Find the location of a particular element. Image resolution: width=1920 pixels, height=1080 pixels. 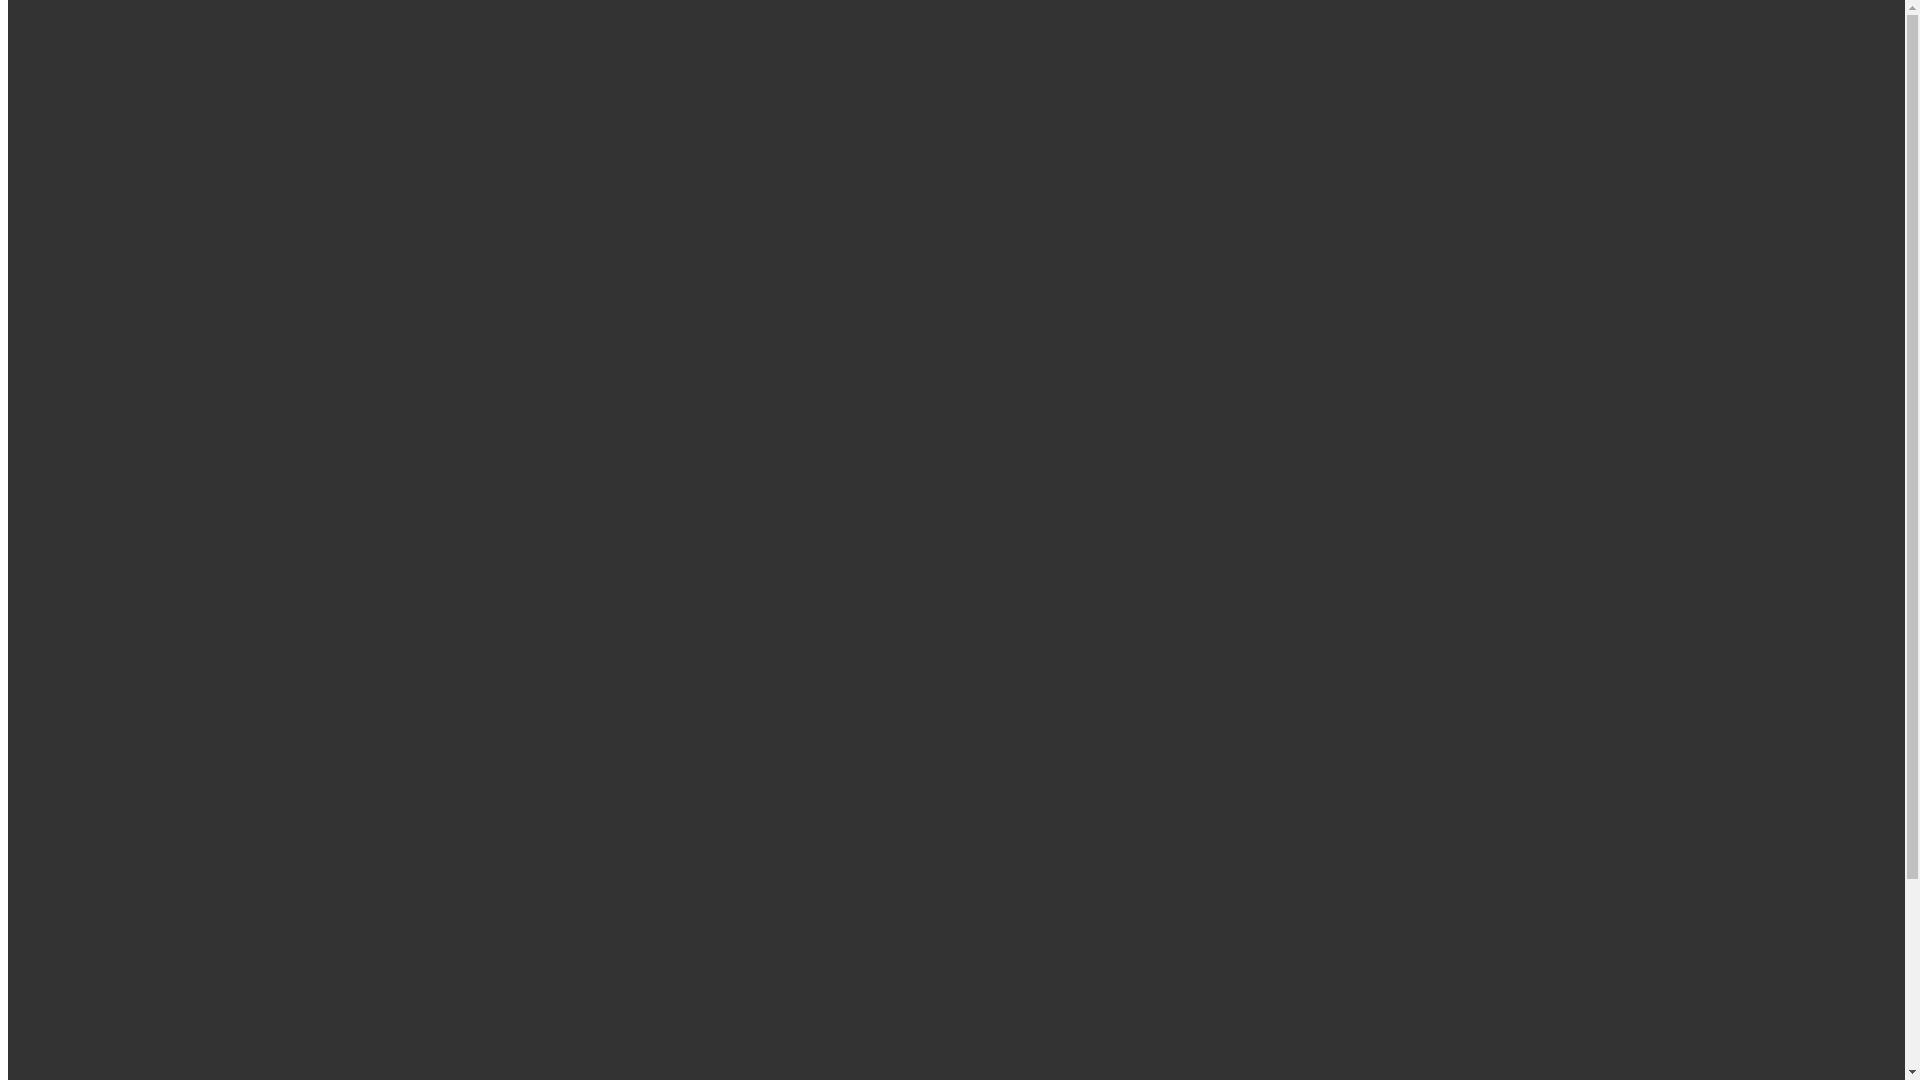

'Directory' is located at coordinates (78, 106).